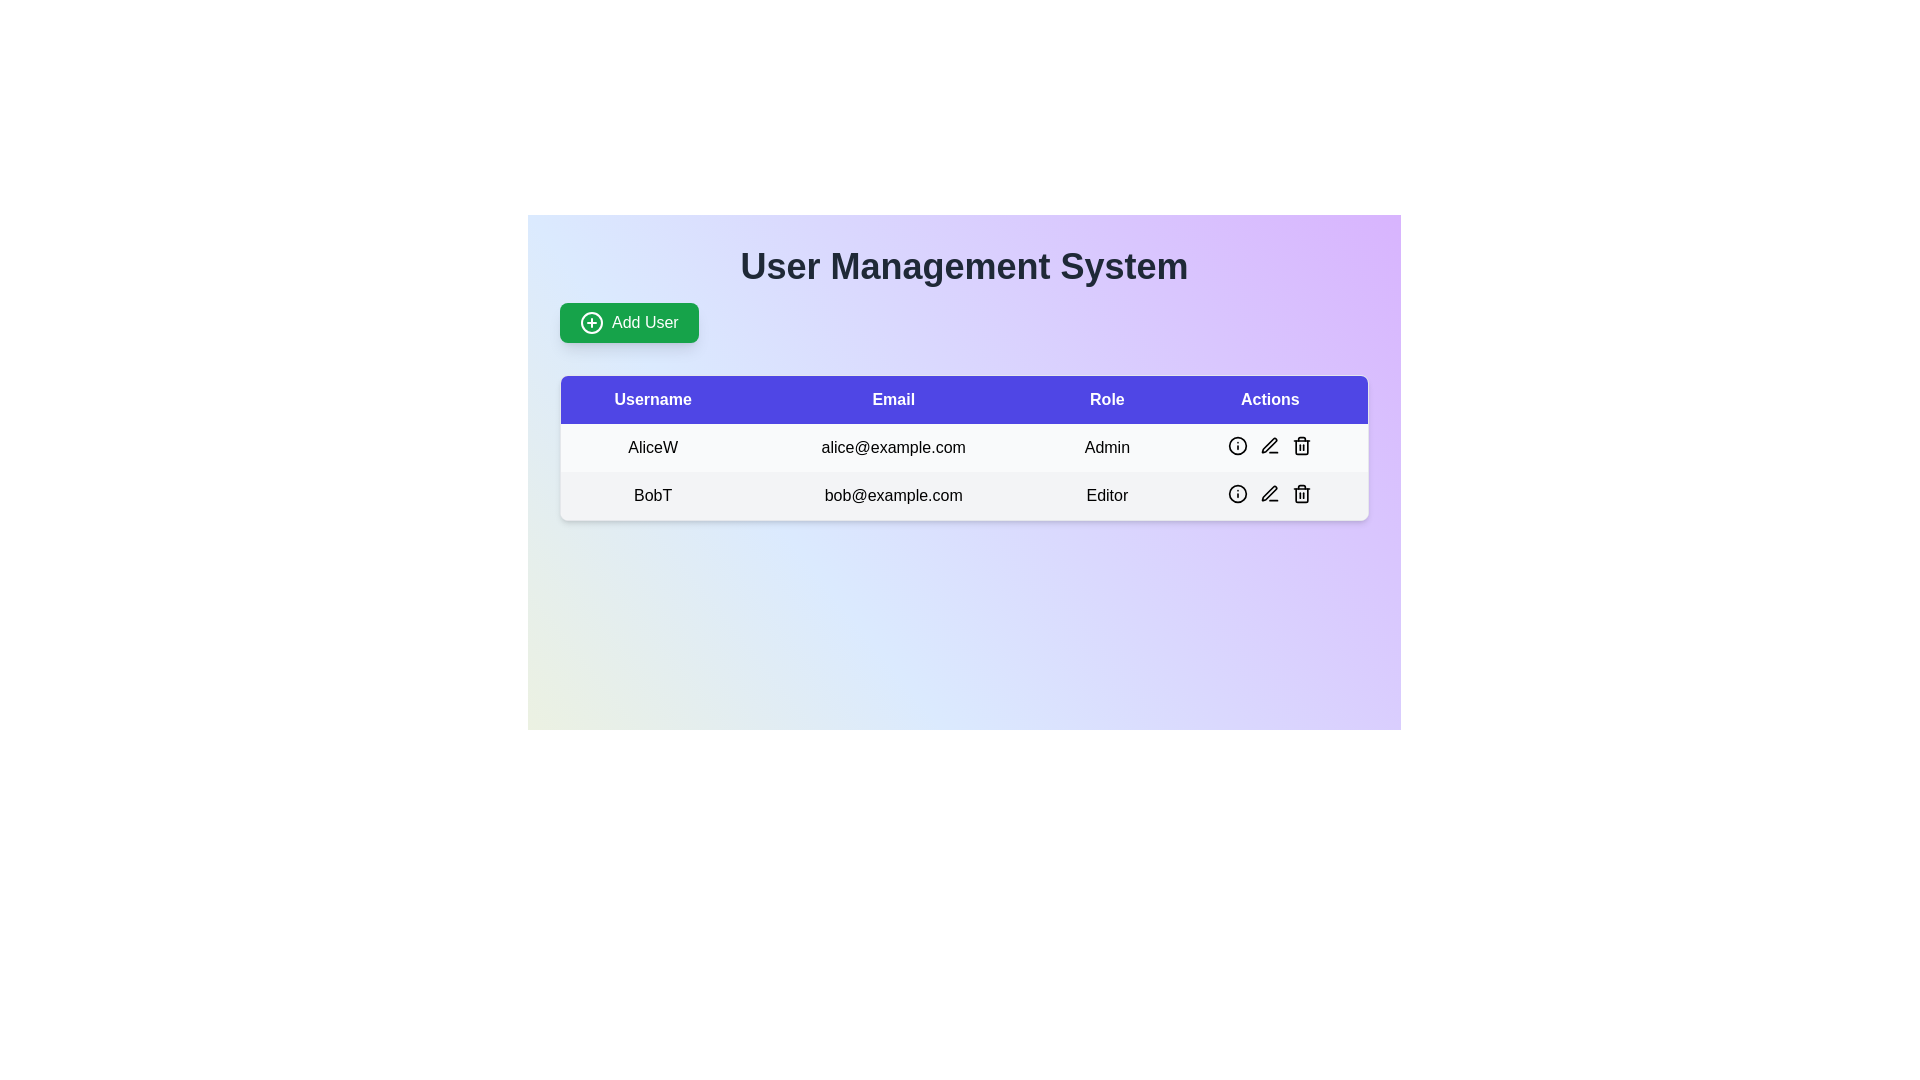 The width and height of the screenshot is (1920, 1080). I want to click on a row in the user management table, so click(964, 460).